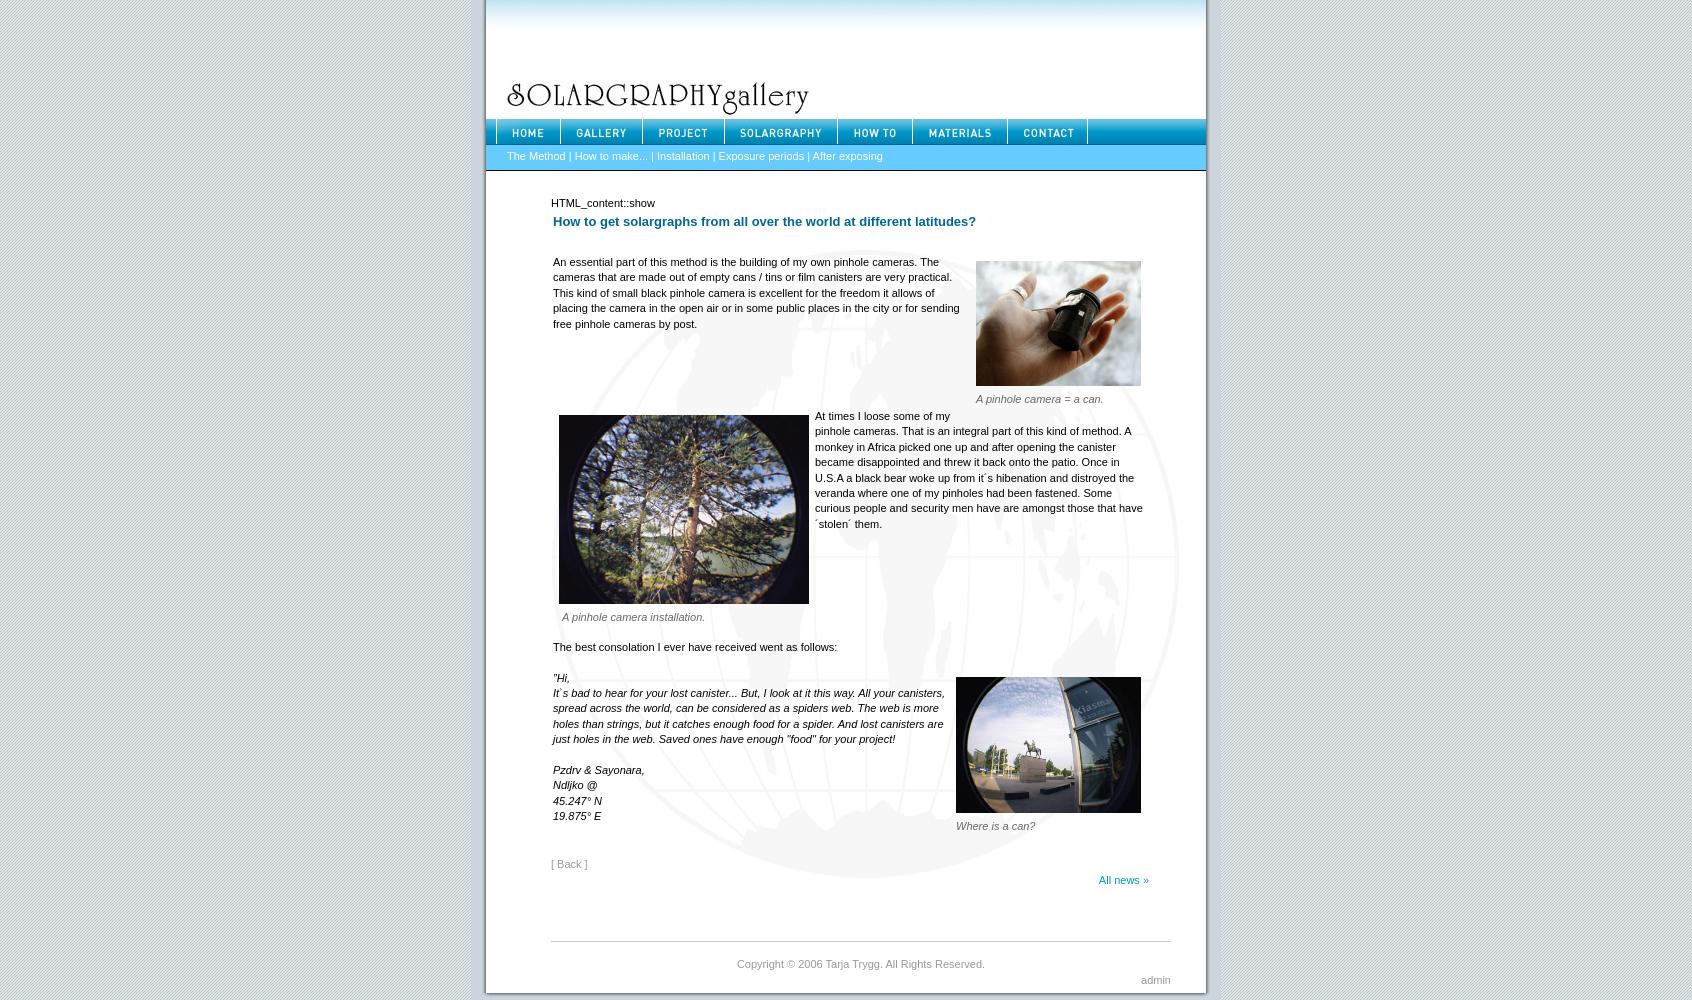 This screenshot has height=1000, width=1692. I want to click on 'How to make...', so click(609, 156).